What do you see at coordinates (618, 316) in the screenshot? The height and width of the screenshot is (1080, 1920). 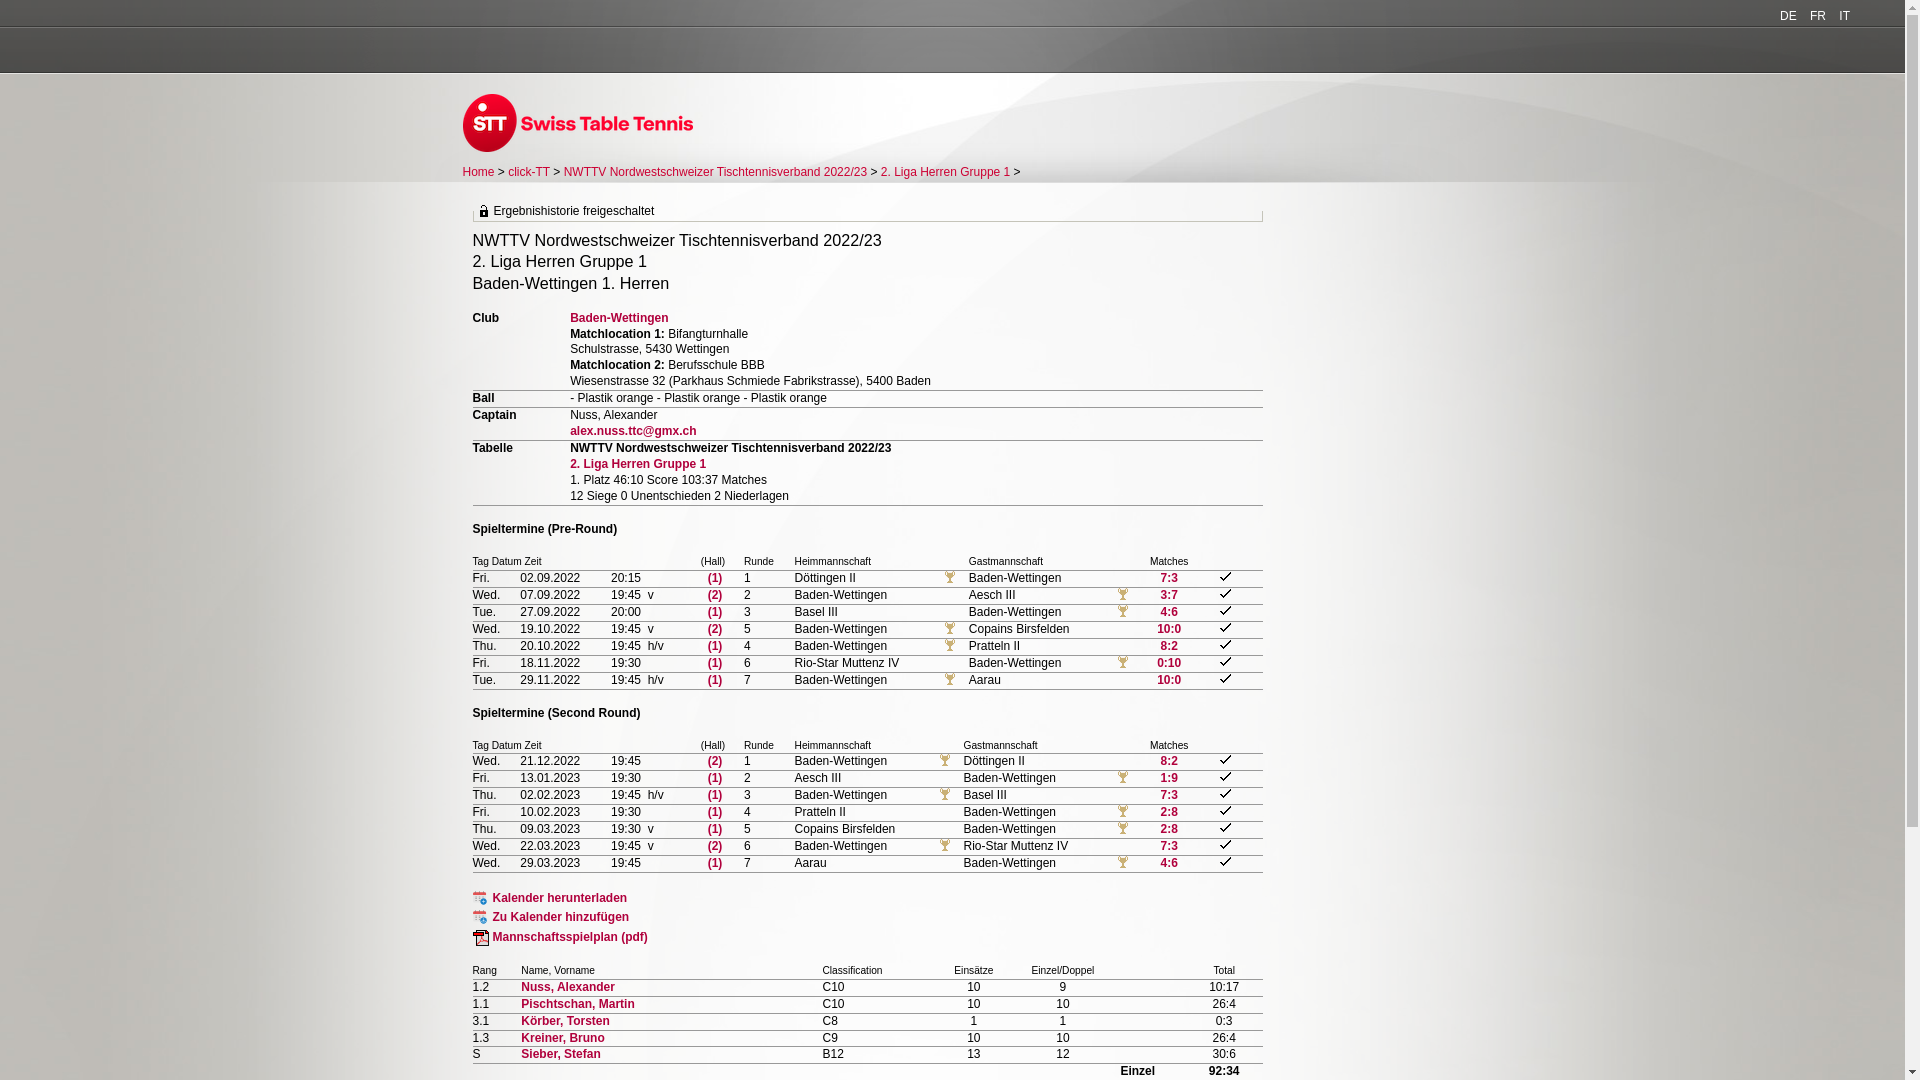 I see `'Baden-Wettingen'` at bounding box center [618, 316].